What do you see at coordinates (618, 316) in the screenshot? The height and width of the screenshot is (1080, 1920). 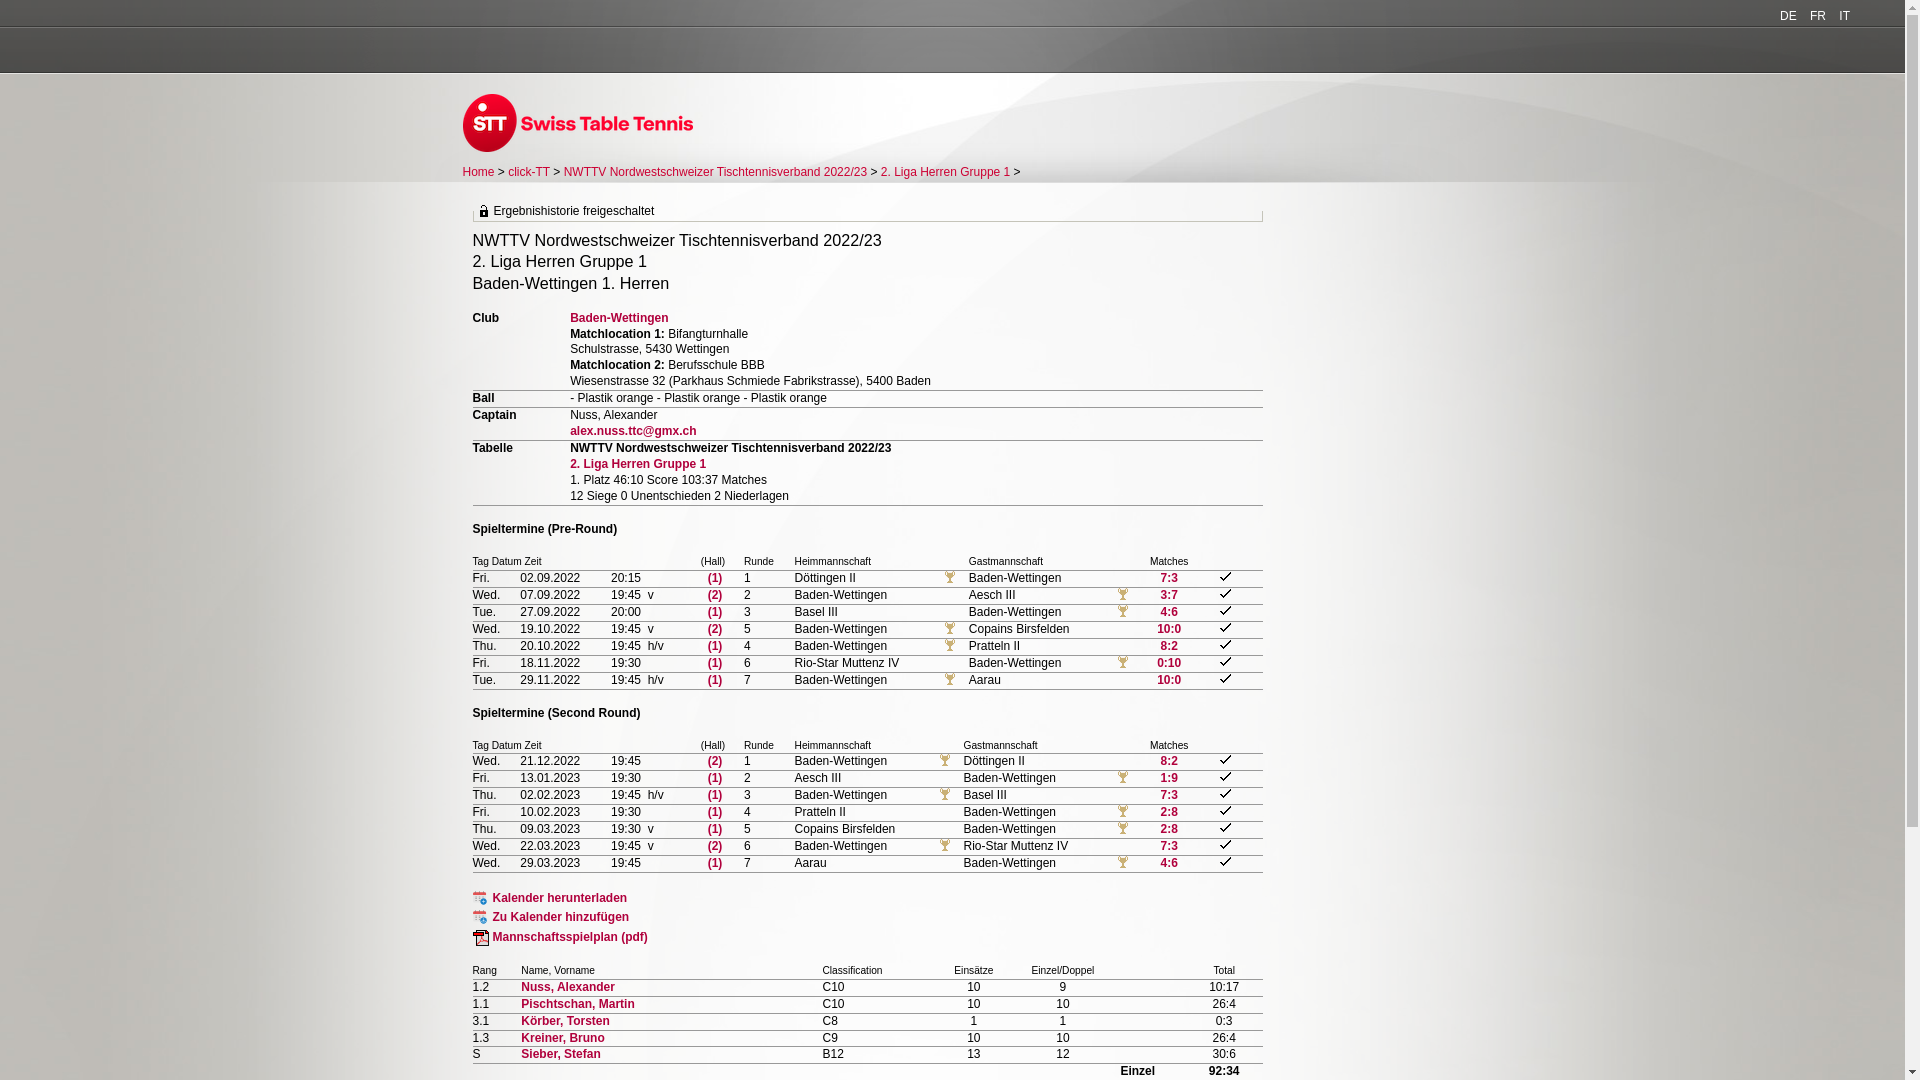 I see `'Baden-Wettingen'` at bounding box center [618, 316].